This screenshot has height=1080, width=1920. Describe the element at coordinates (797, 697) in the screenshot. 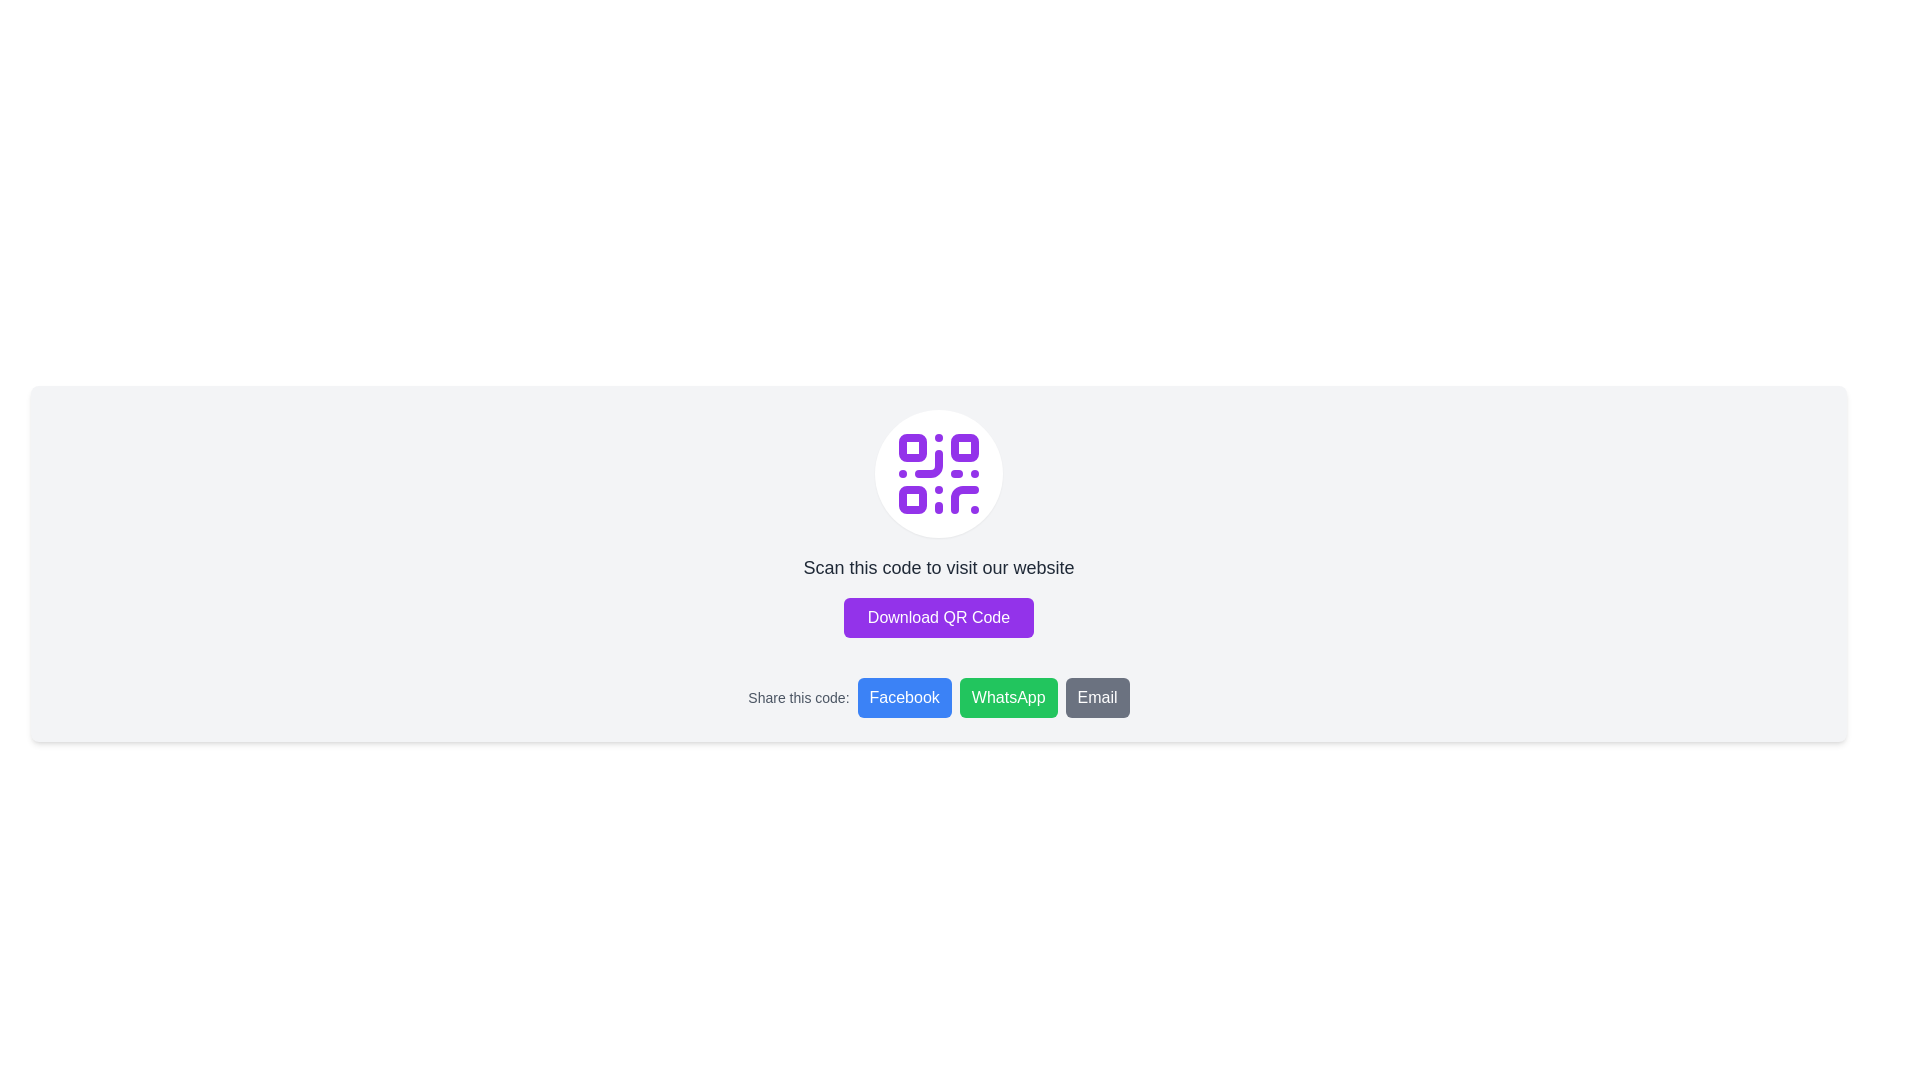

I see `label that says 'Share this code:' which is located slightly left-aligned in the bottom section of the interface, preceding the sharing buttons` at that location.